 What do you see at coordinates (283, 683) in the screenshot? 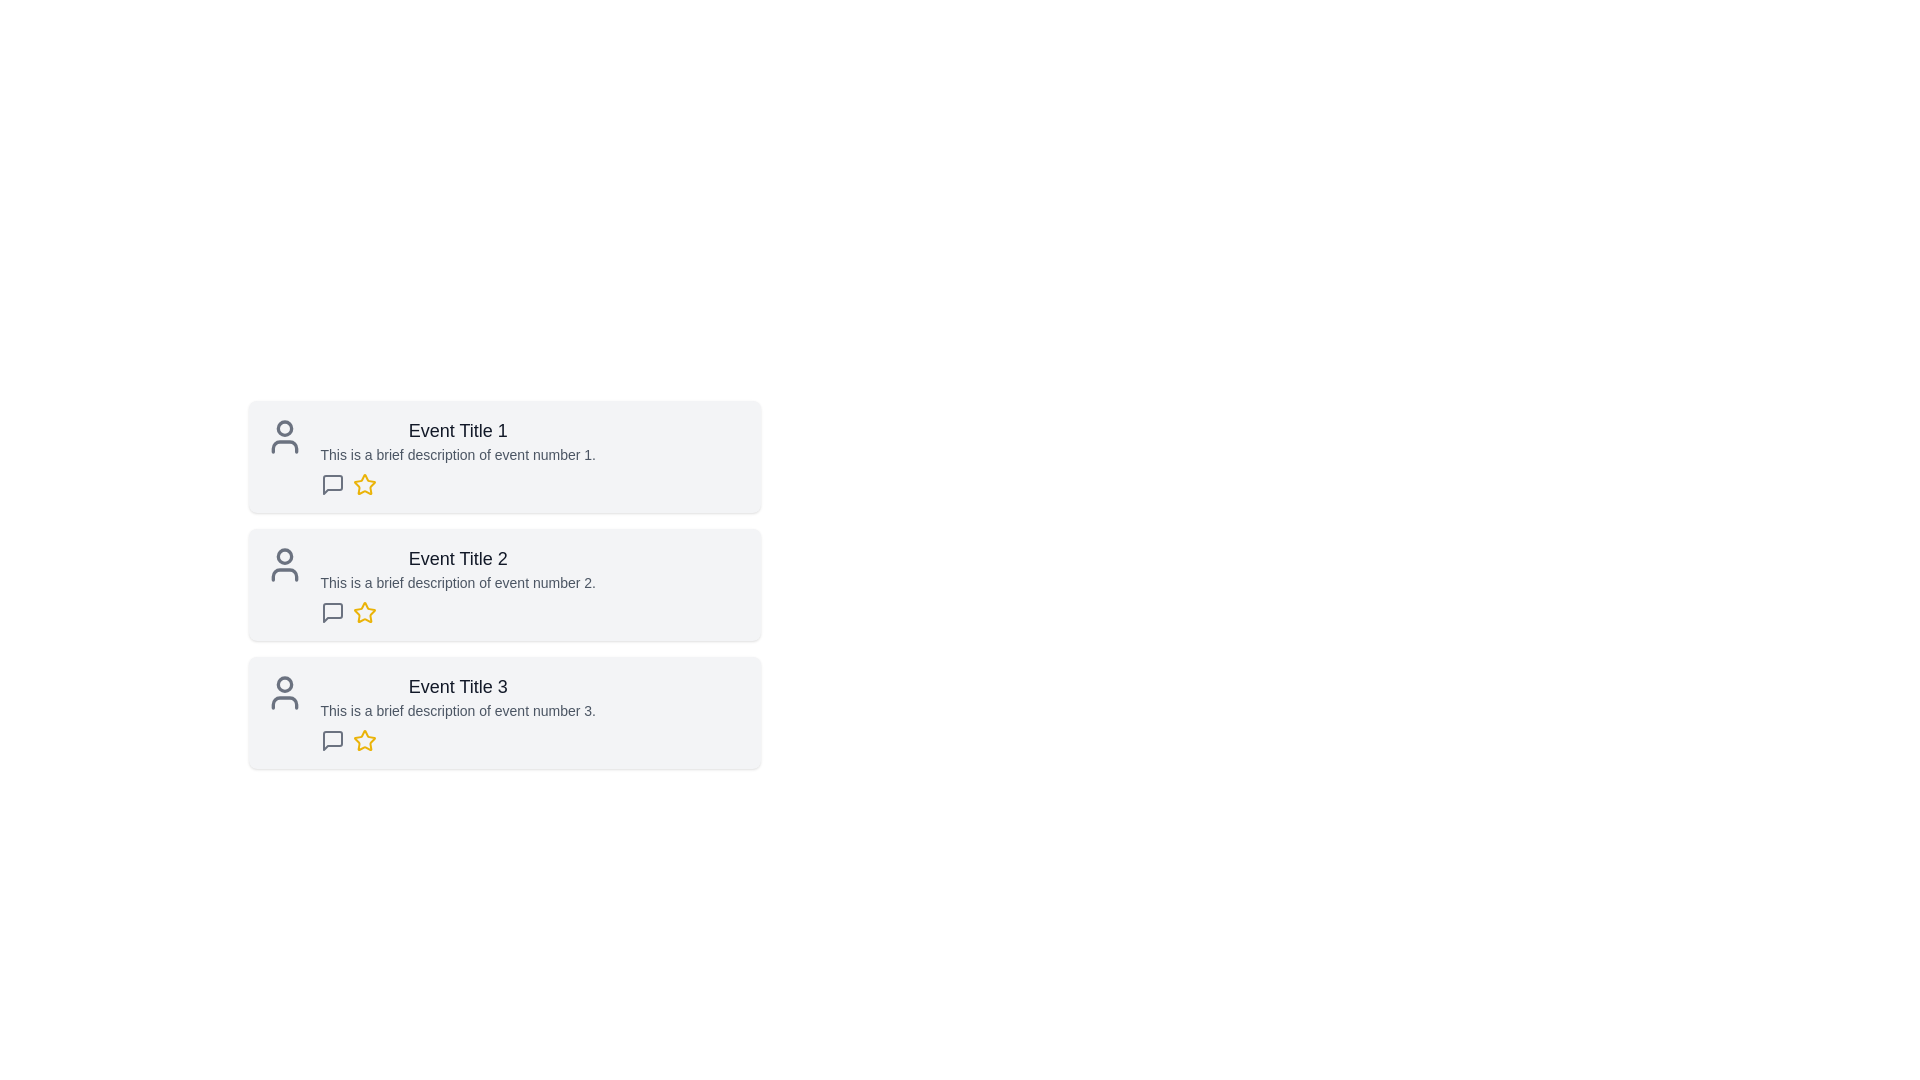
I see `the circular graphic representing the head in the profile icon of the third event card` at bounding box center [283, 683].